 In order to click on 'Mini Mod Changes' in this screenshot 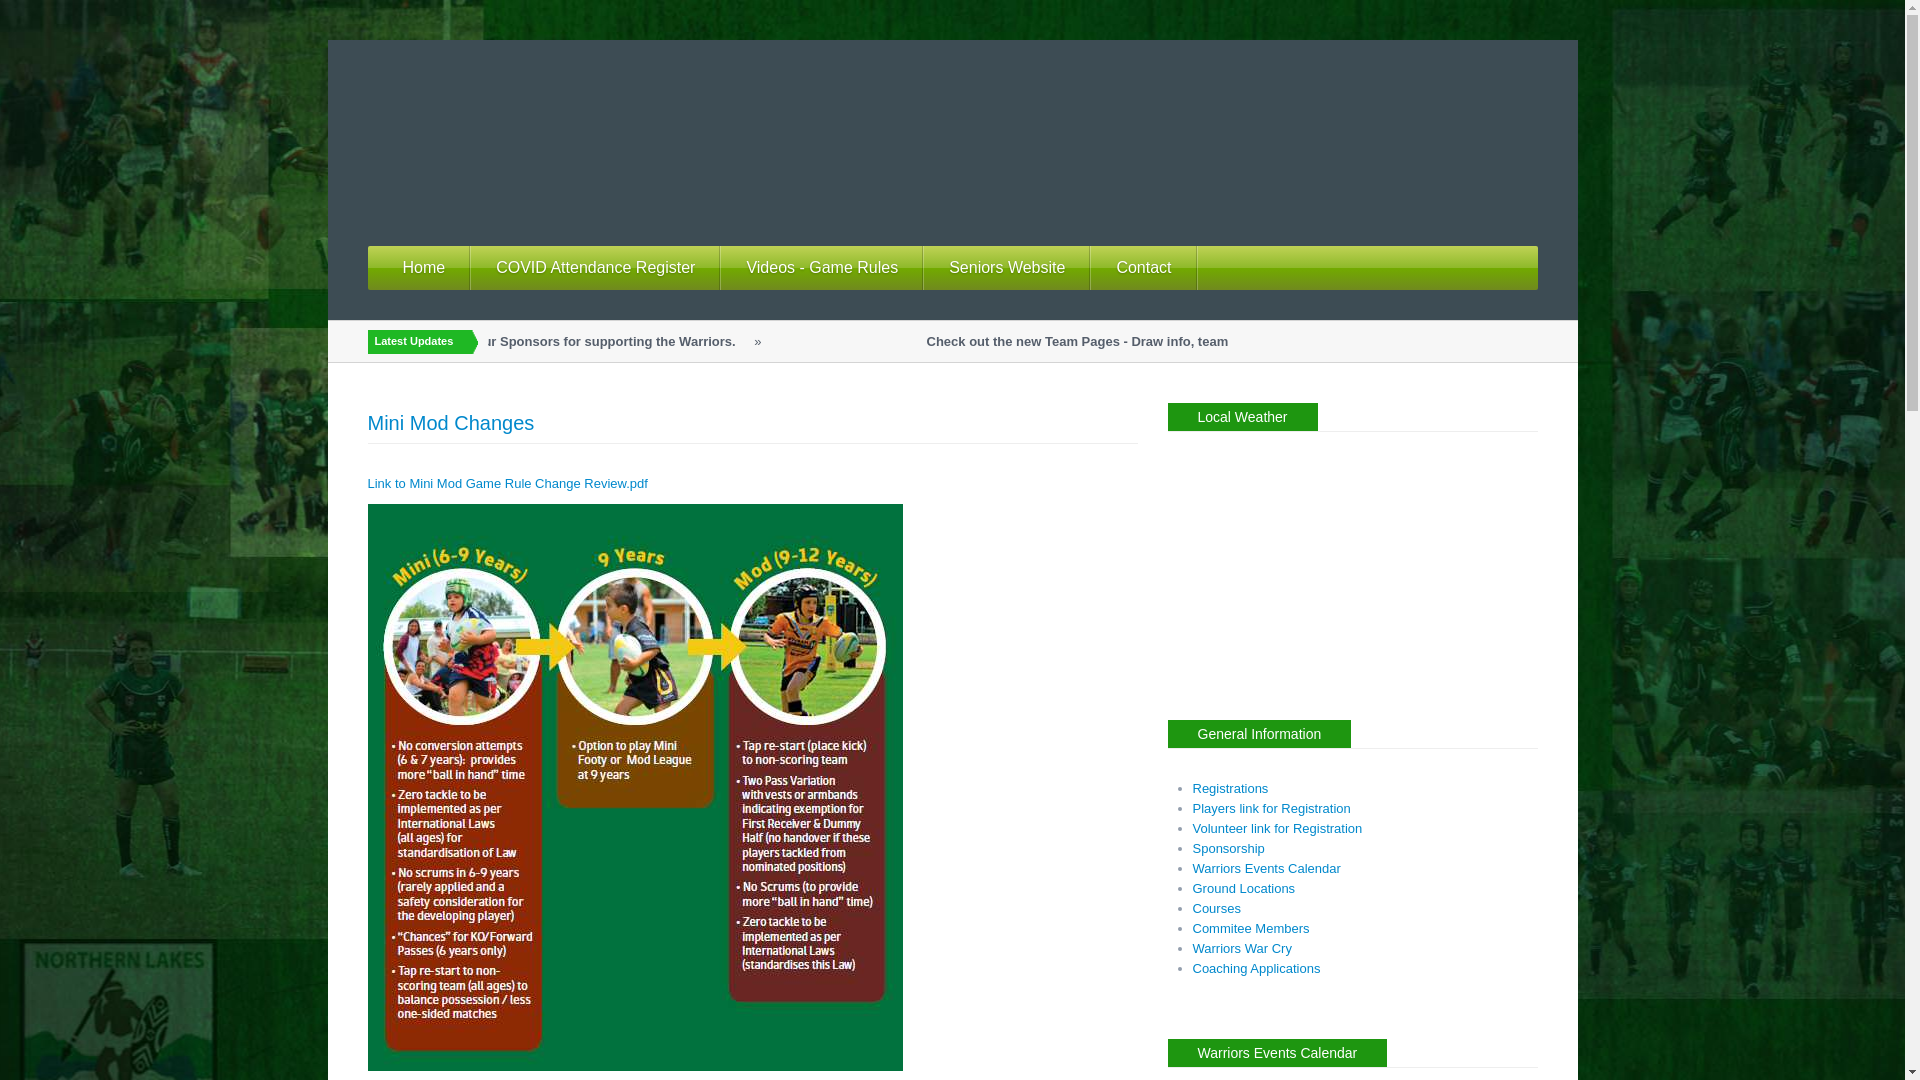, I will do `click(450, 422)`.